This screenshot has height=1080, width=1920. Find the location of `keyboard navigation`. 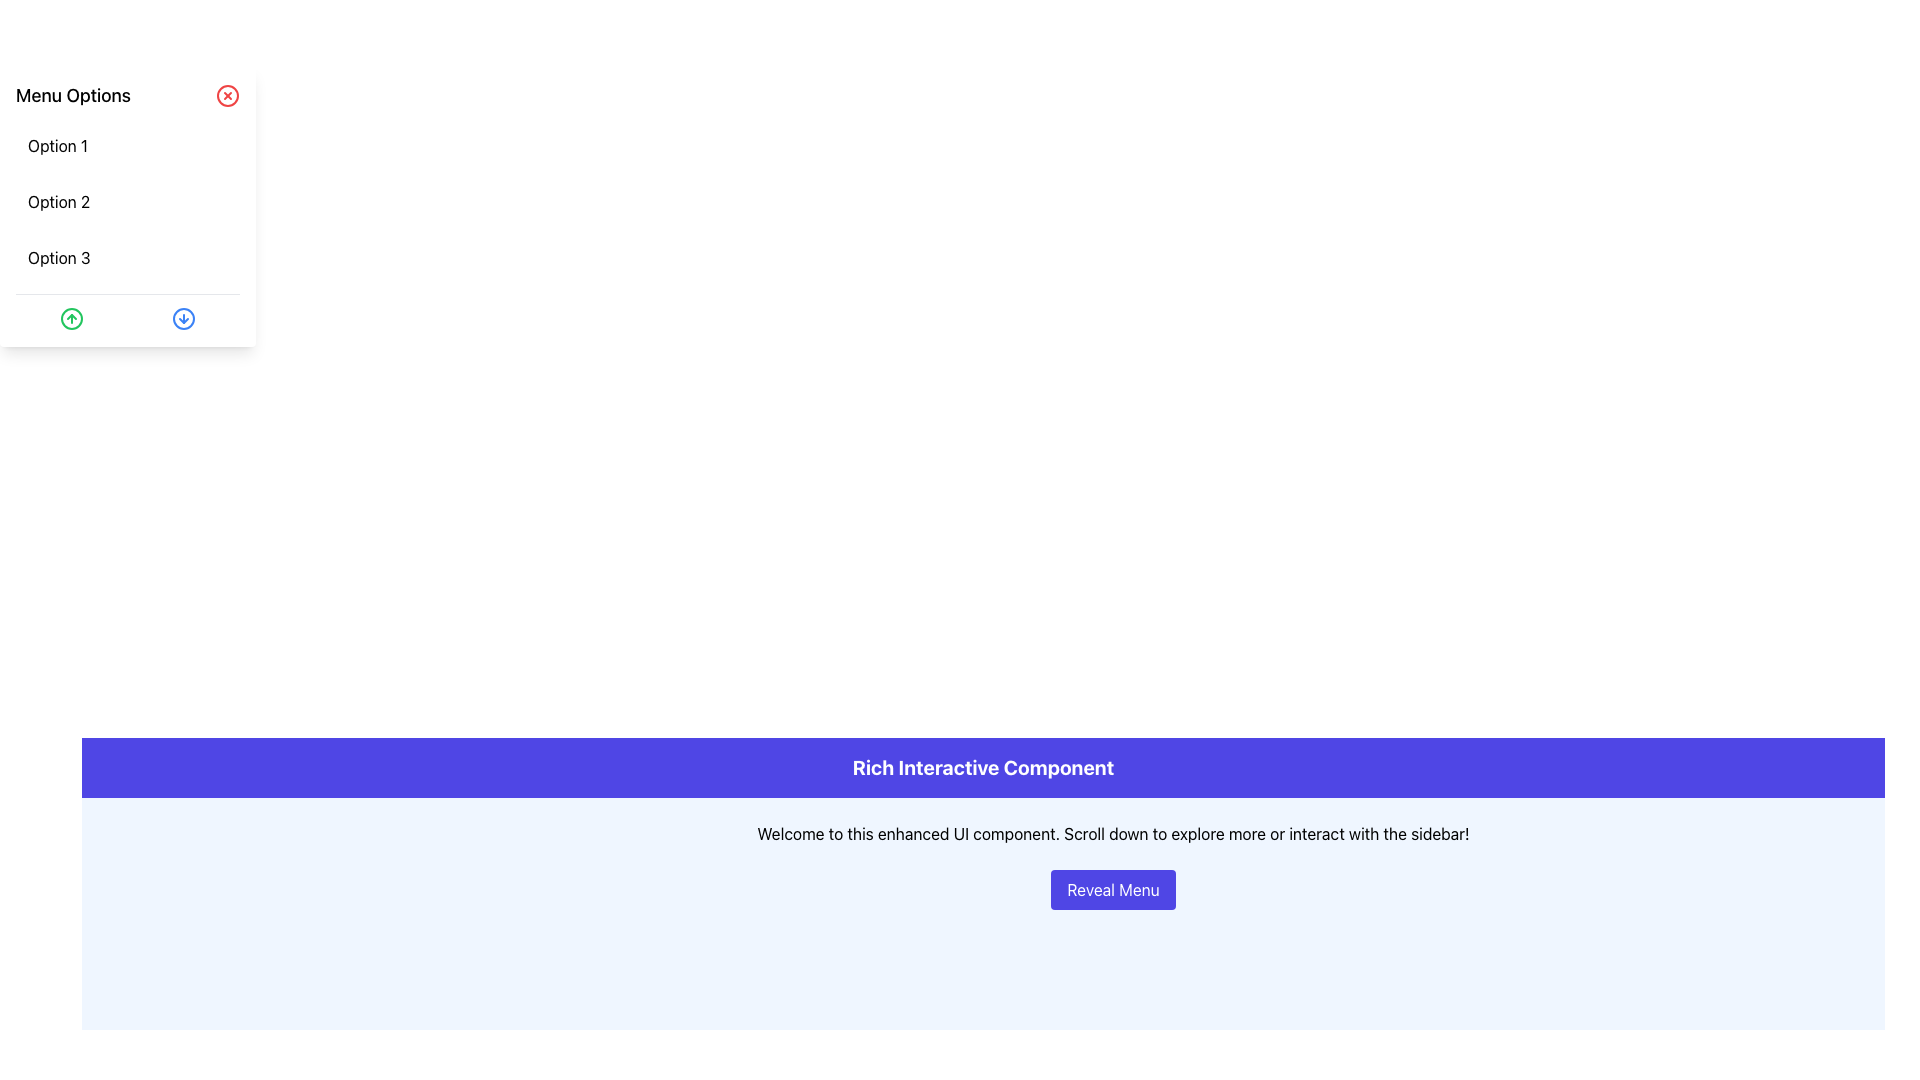

keyboard navigation is located at coordinates (127, 201).